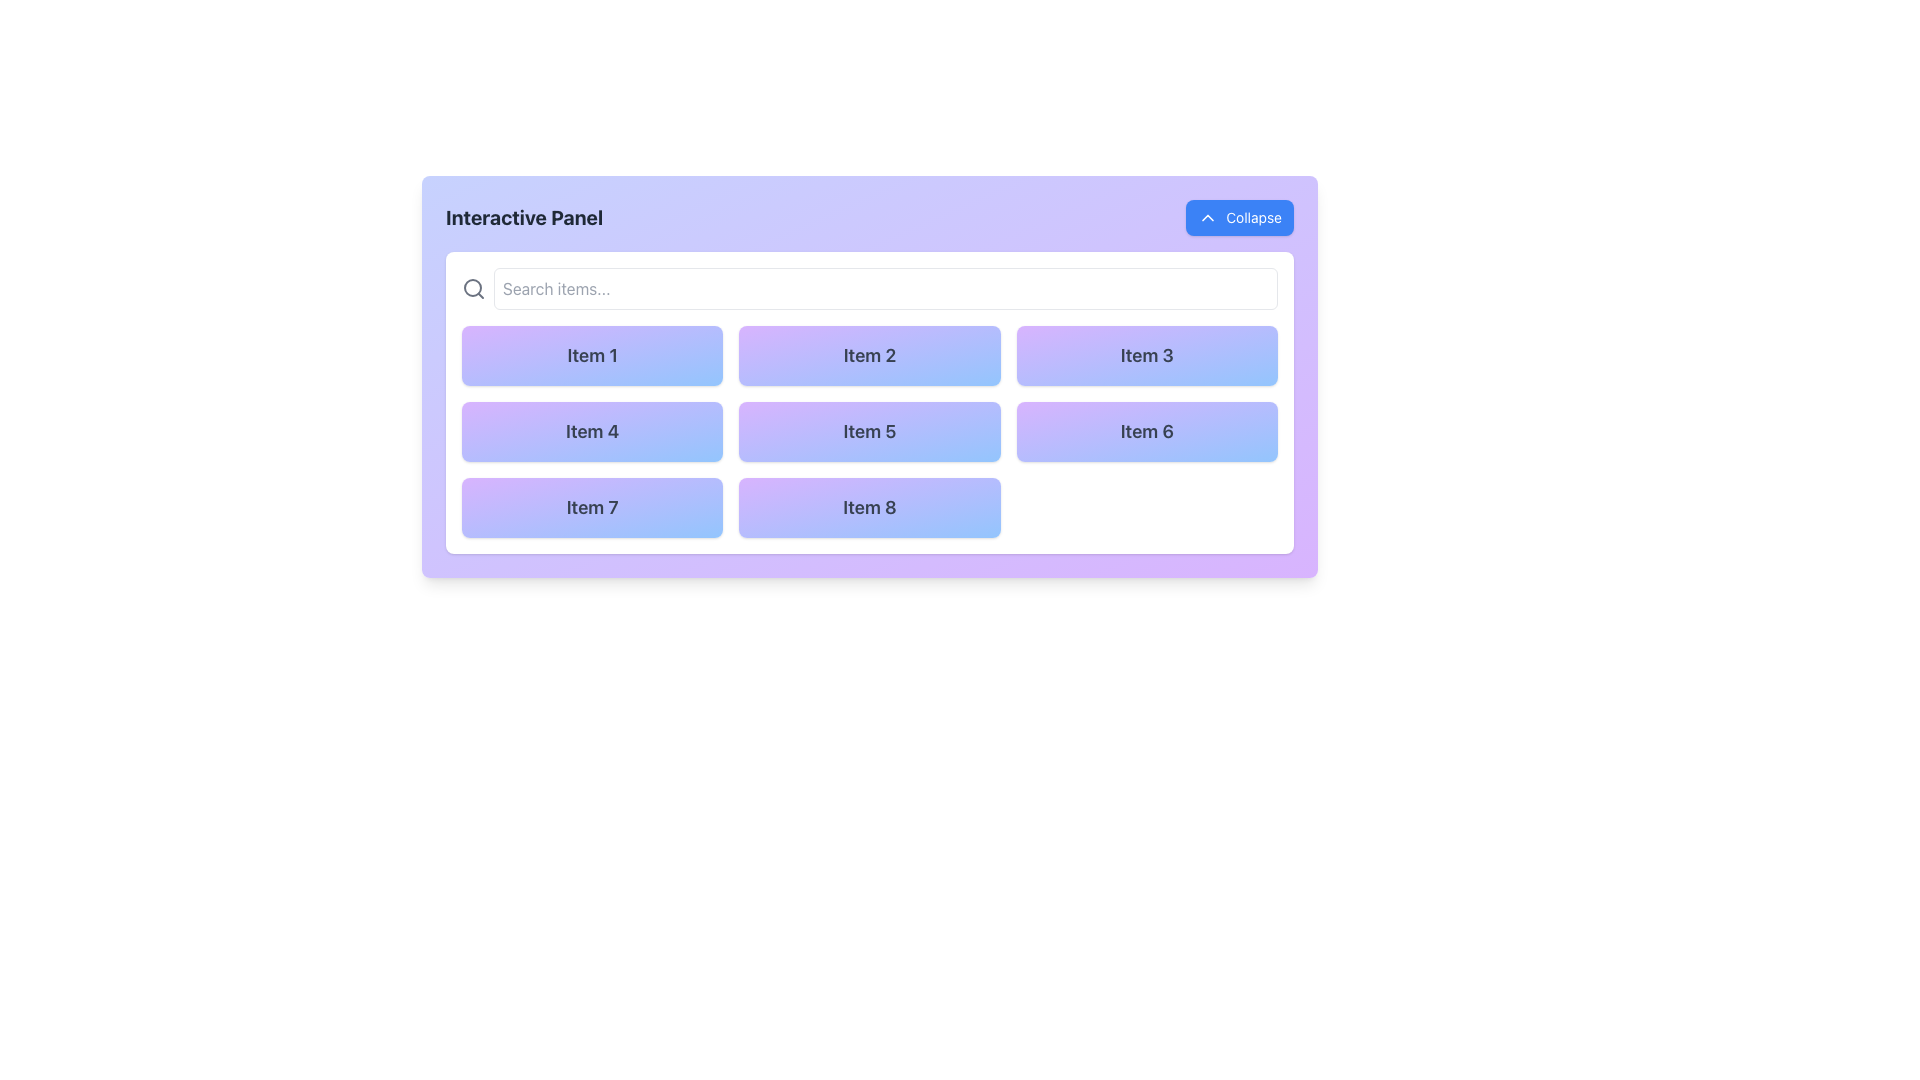  Describe the element at coordinates (1147, 354) in the screenshot. I see `the button labeled 'Item 3' with a gradient background from blue to purple, located in the first row and third position of the grid layout` at that location.